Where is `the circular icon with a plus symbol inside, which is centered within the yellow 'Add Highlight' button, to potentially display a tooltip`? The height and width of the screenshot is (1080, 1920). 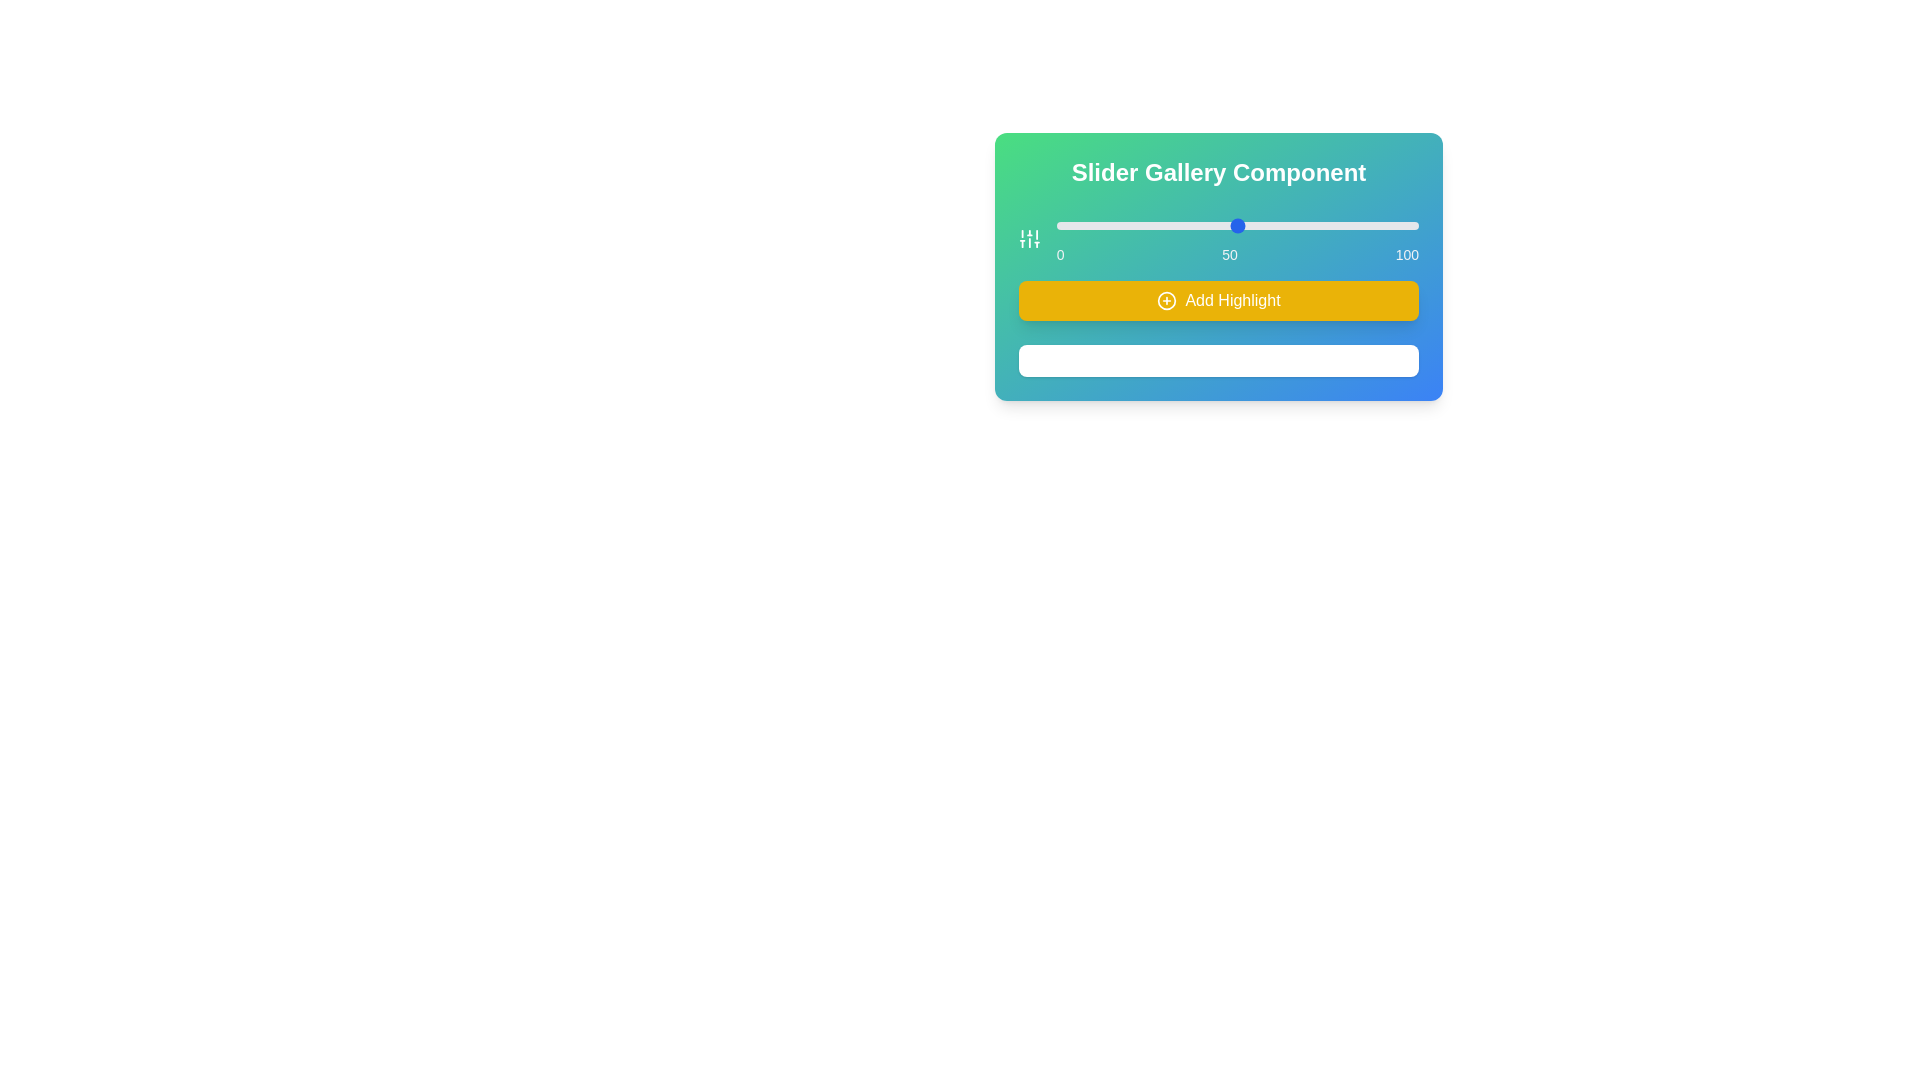 the circular icon with a plus symbol inside, which is centered within the yellow 'Add Highlight' button, to potentially display a tooltip is located at coordinates (1167, 300).